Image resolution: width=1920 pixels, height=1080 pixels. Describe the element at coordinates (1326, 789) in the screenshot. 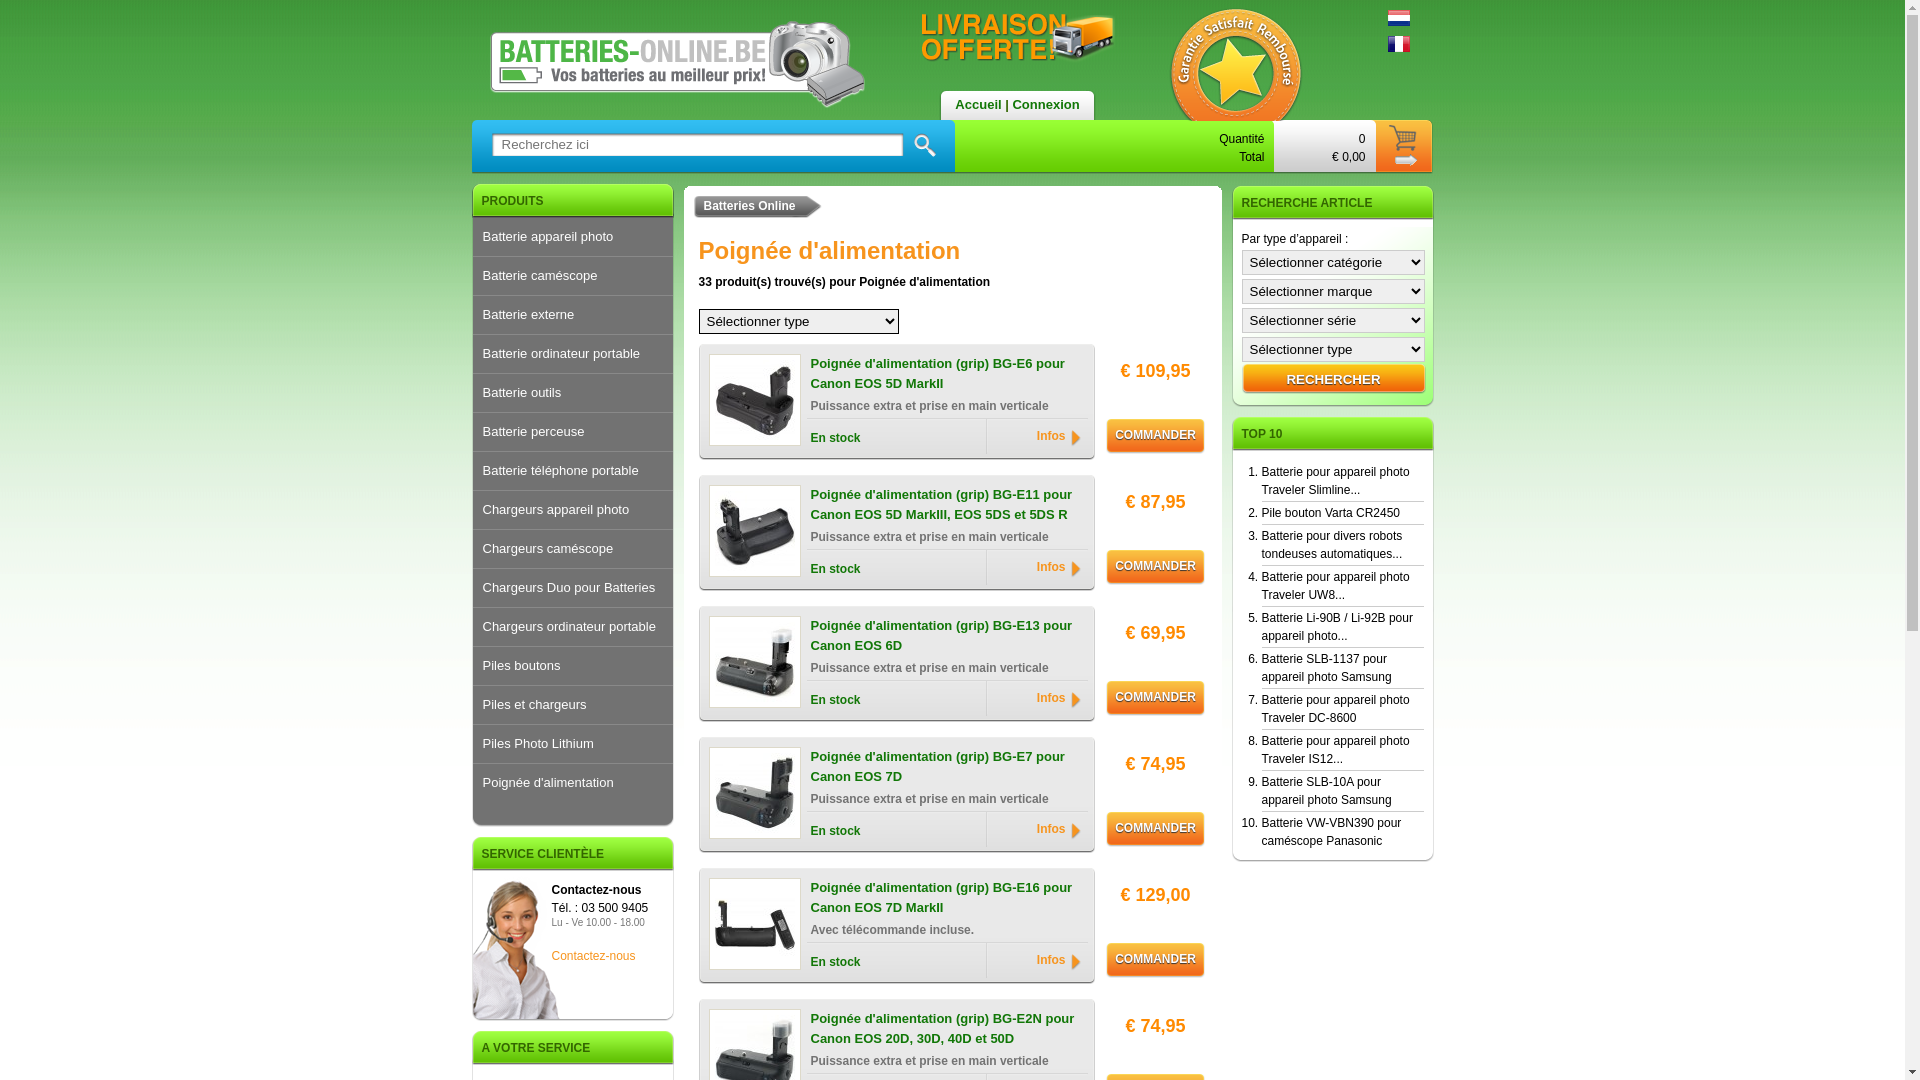

I see `'Batterie SLB-10A pour appareil photo Samsung'` at that location.